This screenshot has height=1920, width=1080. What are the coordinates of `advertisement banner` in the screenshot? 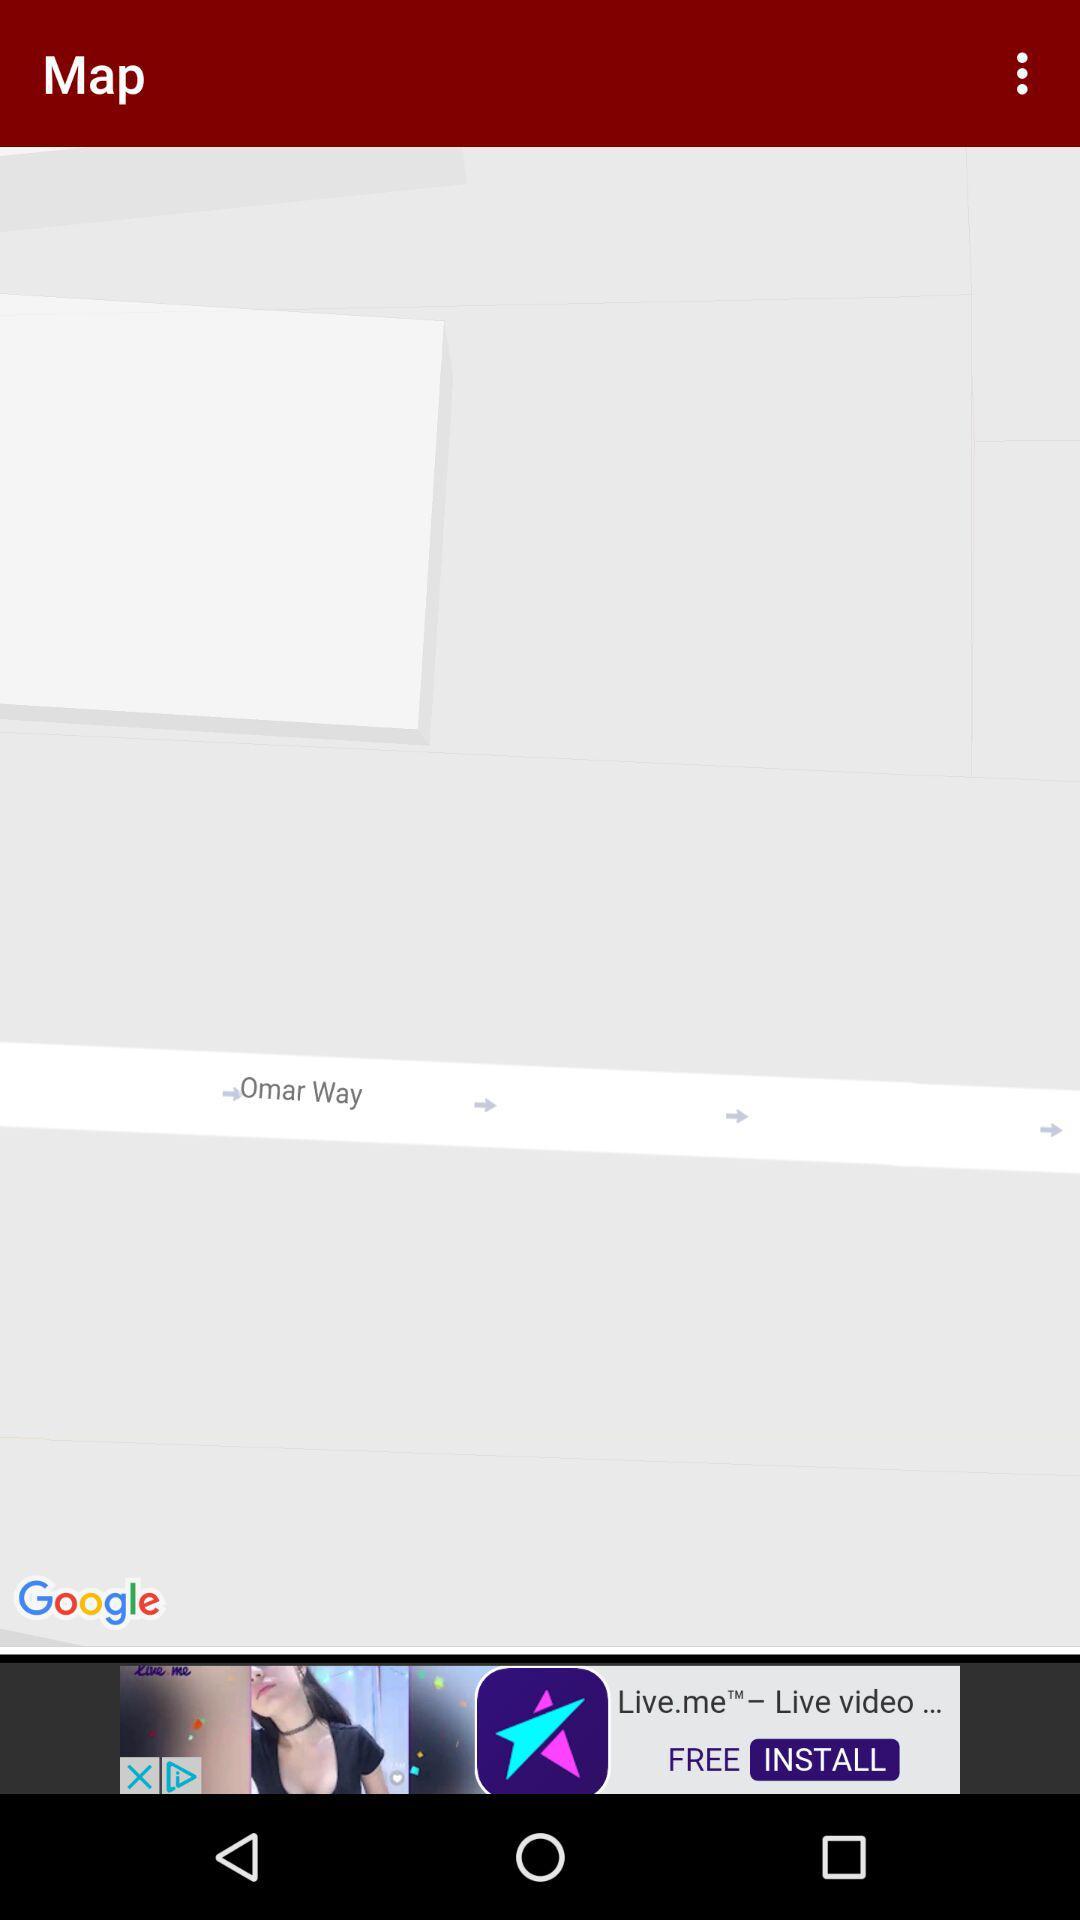 It's located at (540, 1727).